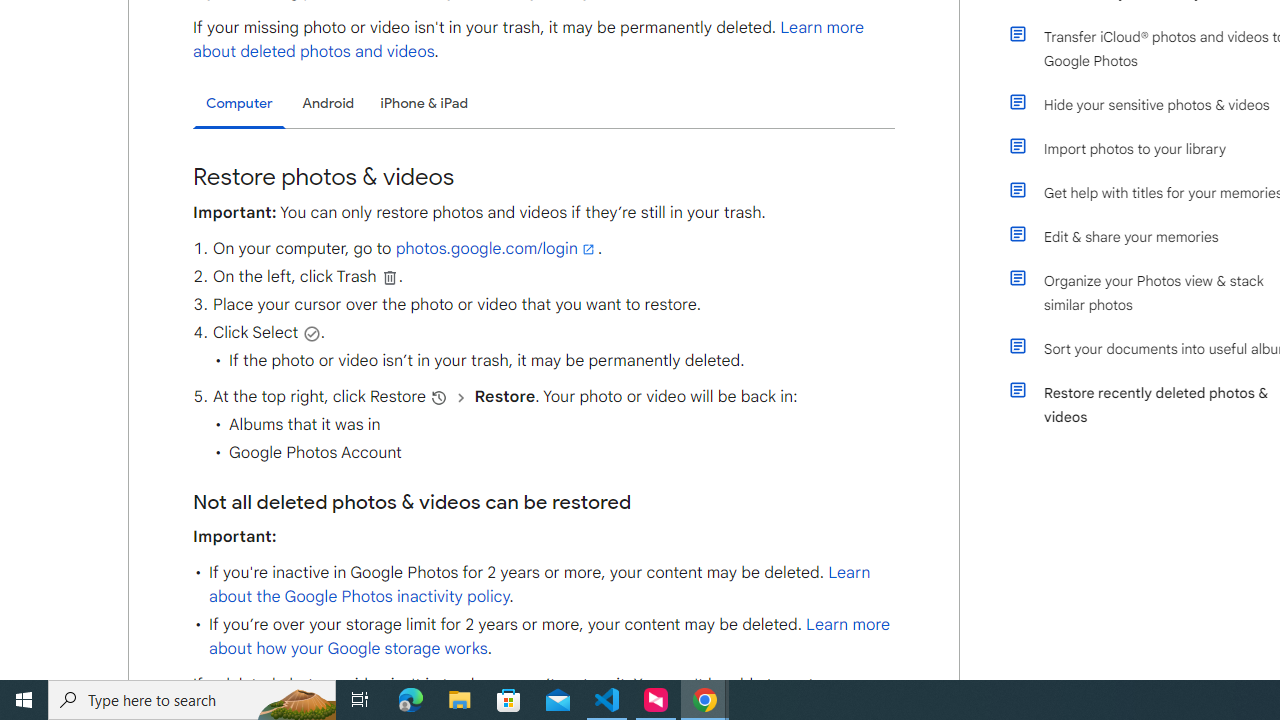 The width and height of the screenshot is (1280, 720). I want to click on 'photos.google.com/login', so click(496, 248).